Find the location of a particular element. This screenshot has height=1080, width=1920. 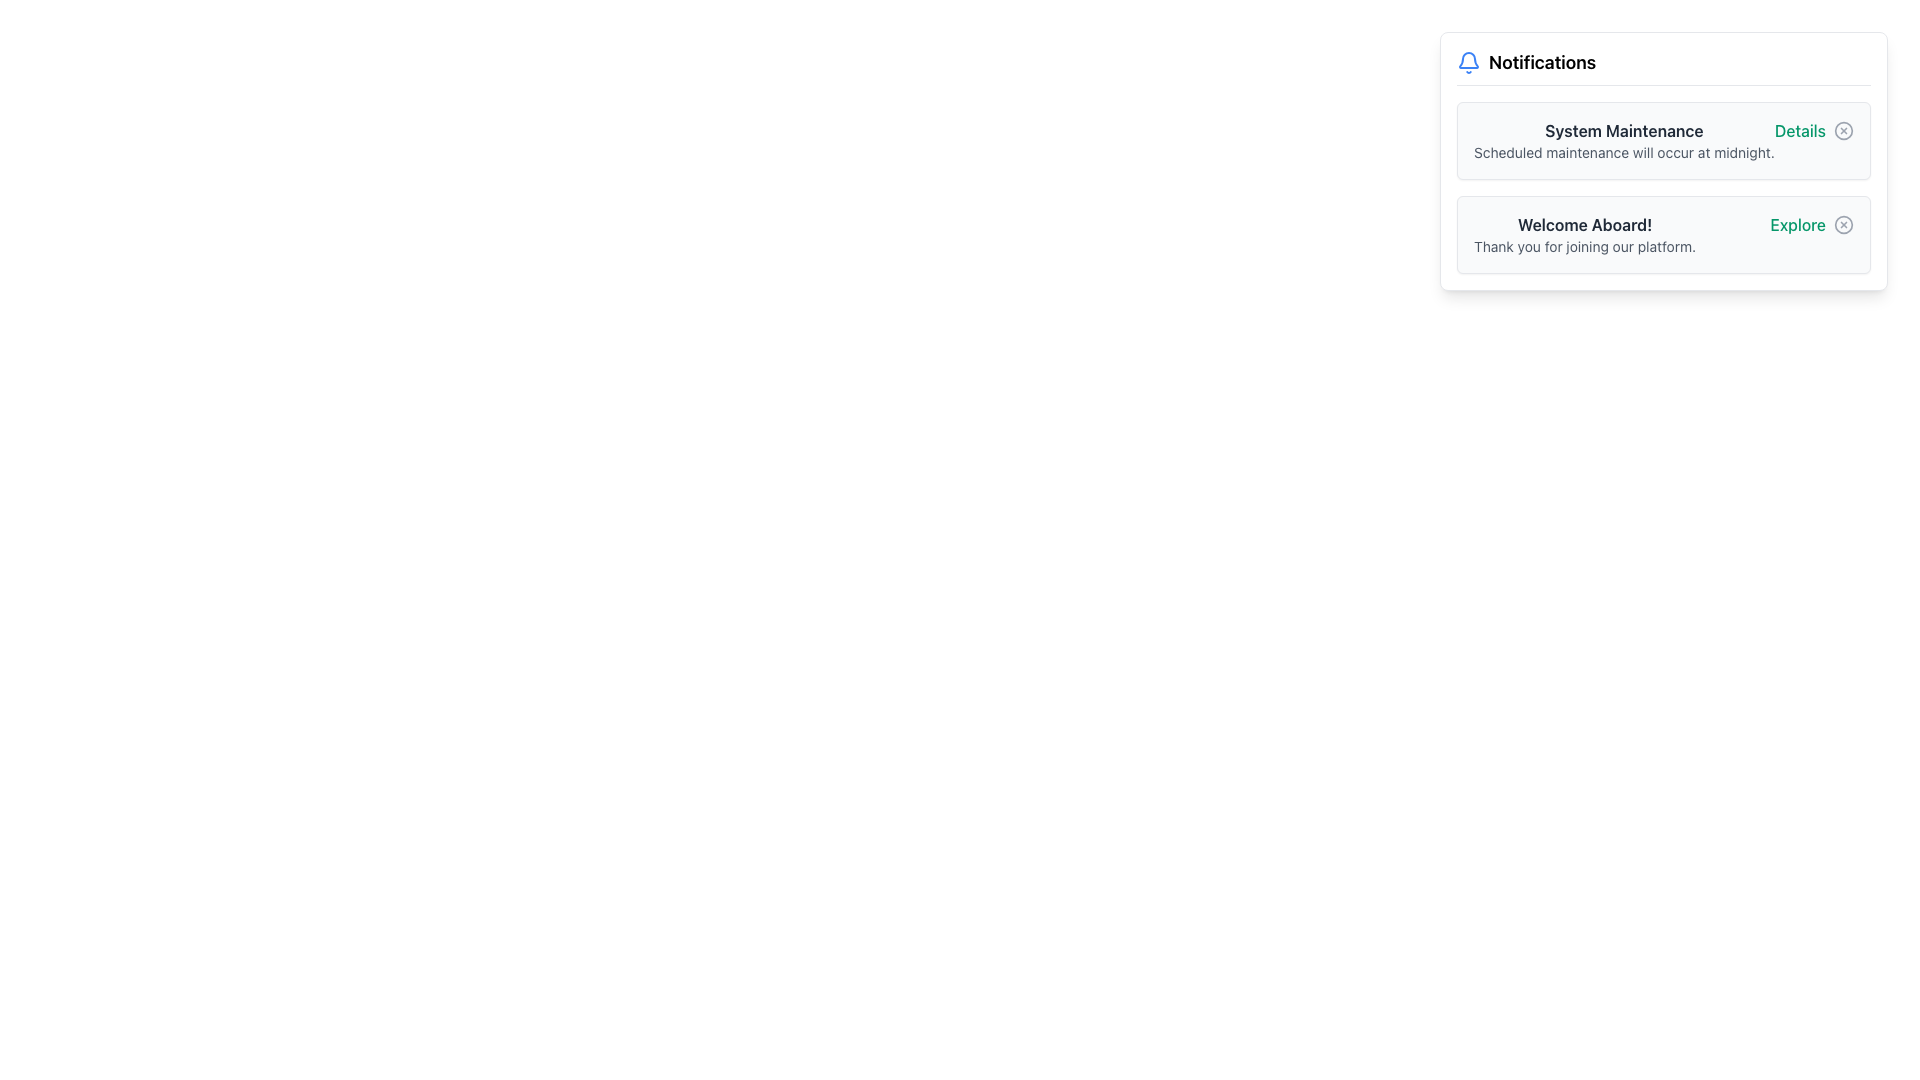

the 'Explore' text label displayed in green font within the notification panel, located at the bottom right section after 'Welcome Aboard!' is located at coordinates (1811, 224).